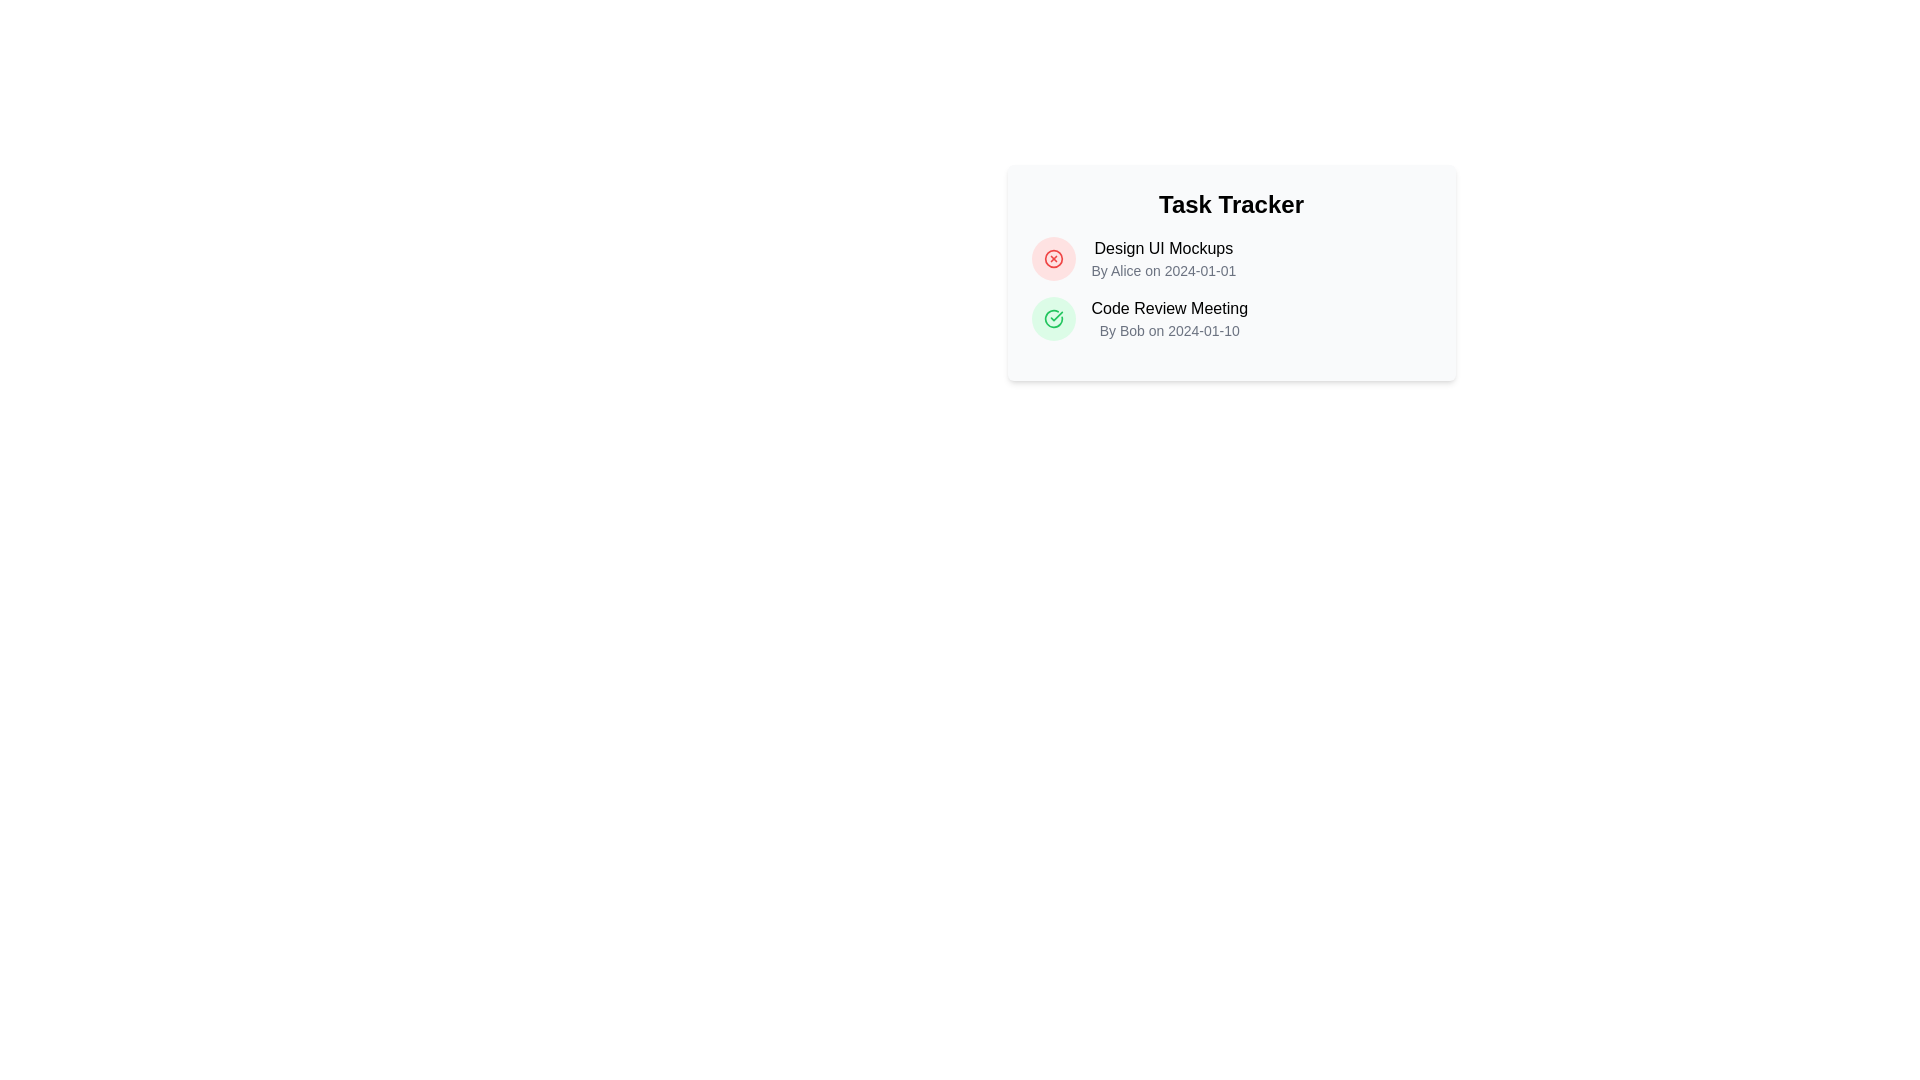 The height and width of the screenshot is (1080, 1920). Describe the element at coordinates (1230, 257) in the screenshot. I see `the first task item in the vertical list, which contains details about its nature, assigned person, and due date` at that location.